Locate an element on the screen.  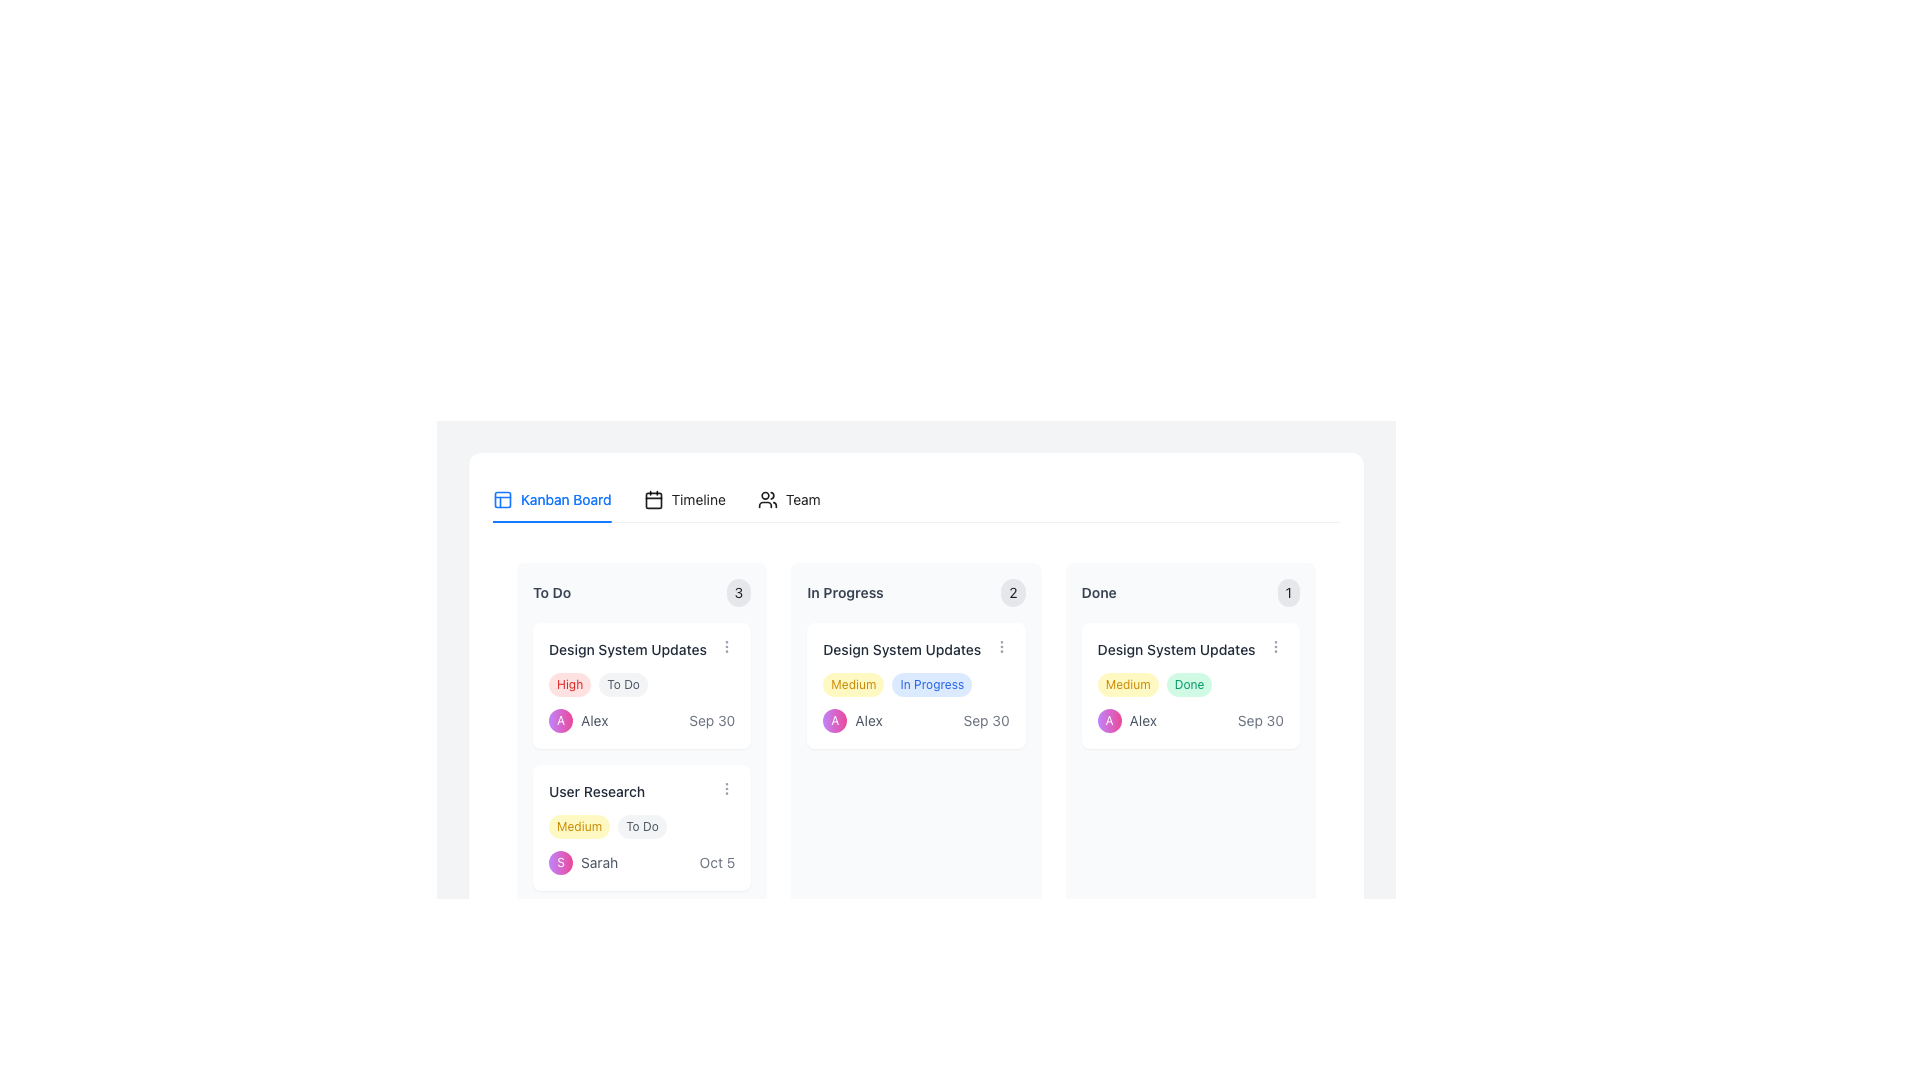
the status and priority indicated by the 'Medium' and 'Done' badges styled as rounded badges within the 'Design System Updates' card of the Kanban board is located at coordinates (1190, 684).